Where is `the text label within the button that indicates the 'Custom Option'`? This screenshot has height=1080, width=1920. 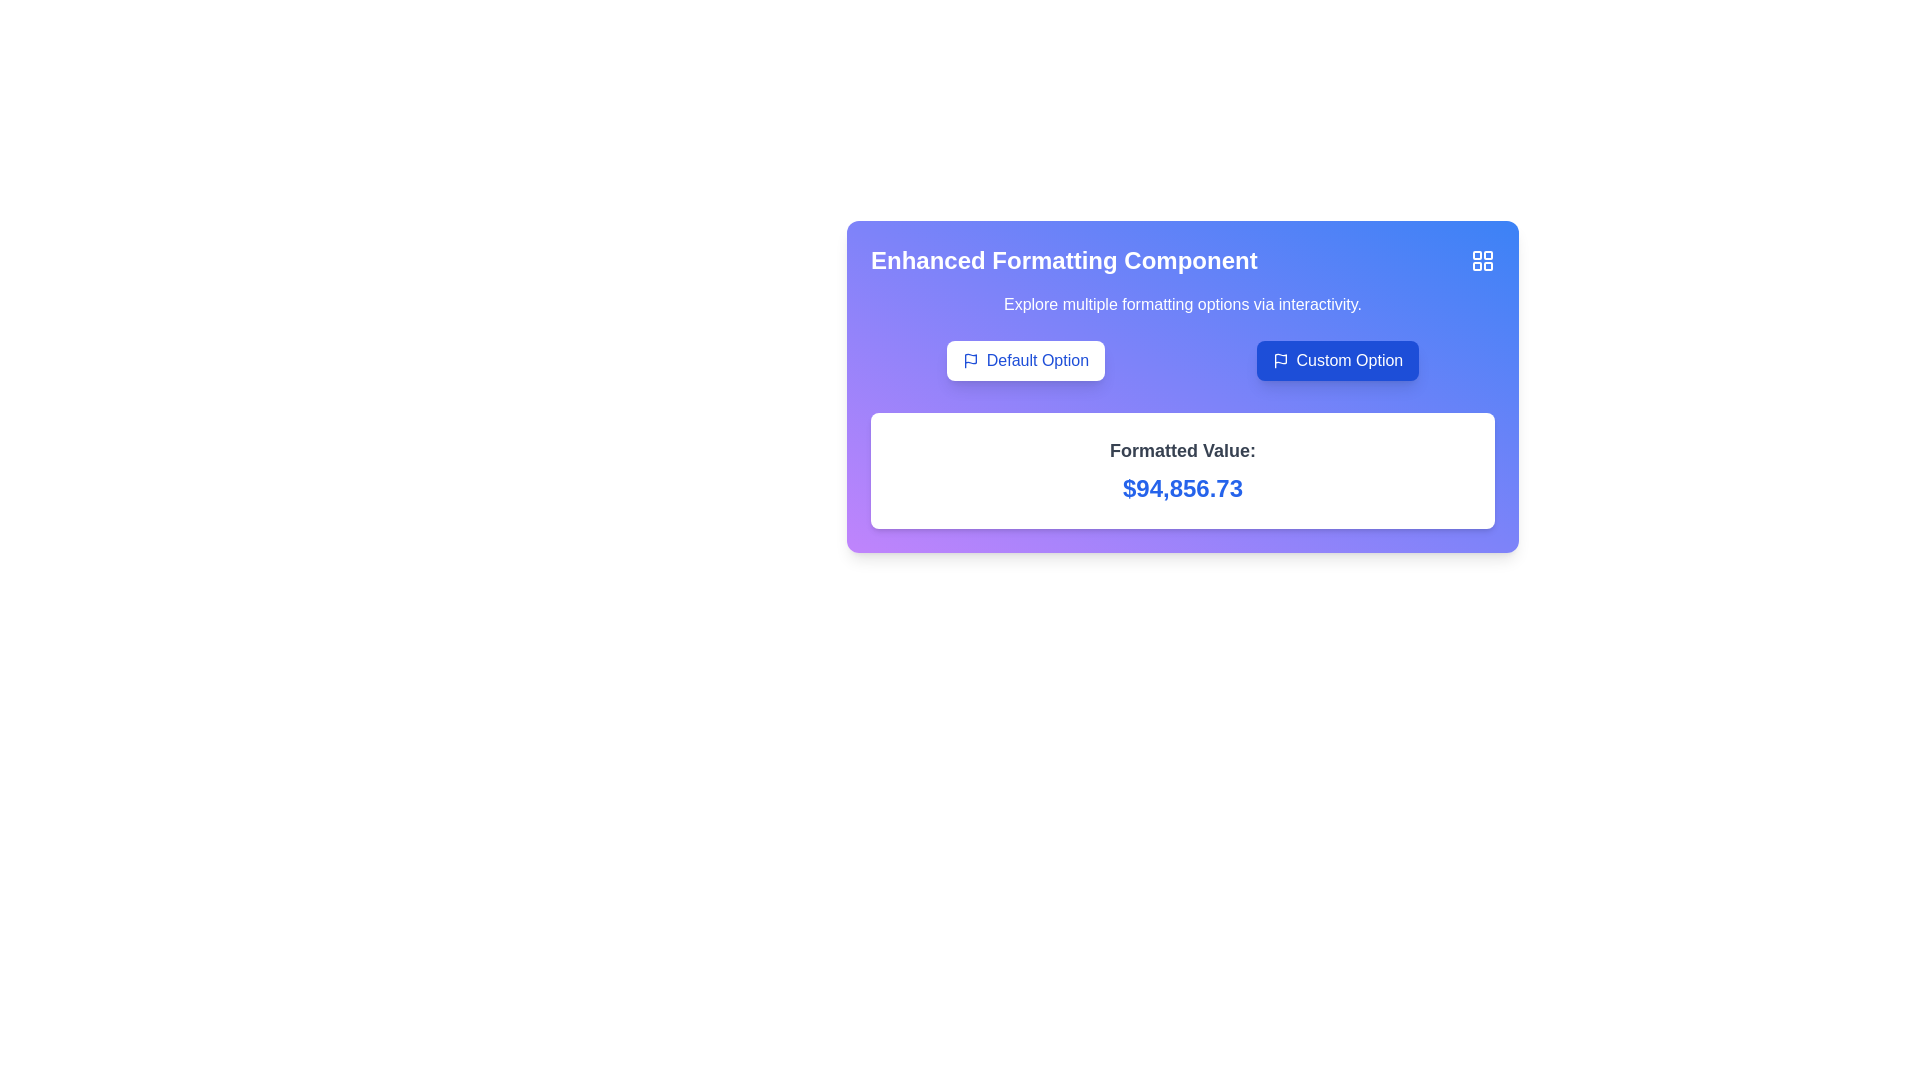
the text label within the button that indicates the 'Custom Option' is located at coordinates (1349, 361).